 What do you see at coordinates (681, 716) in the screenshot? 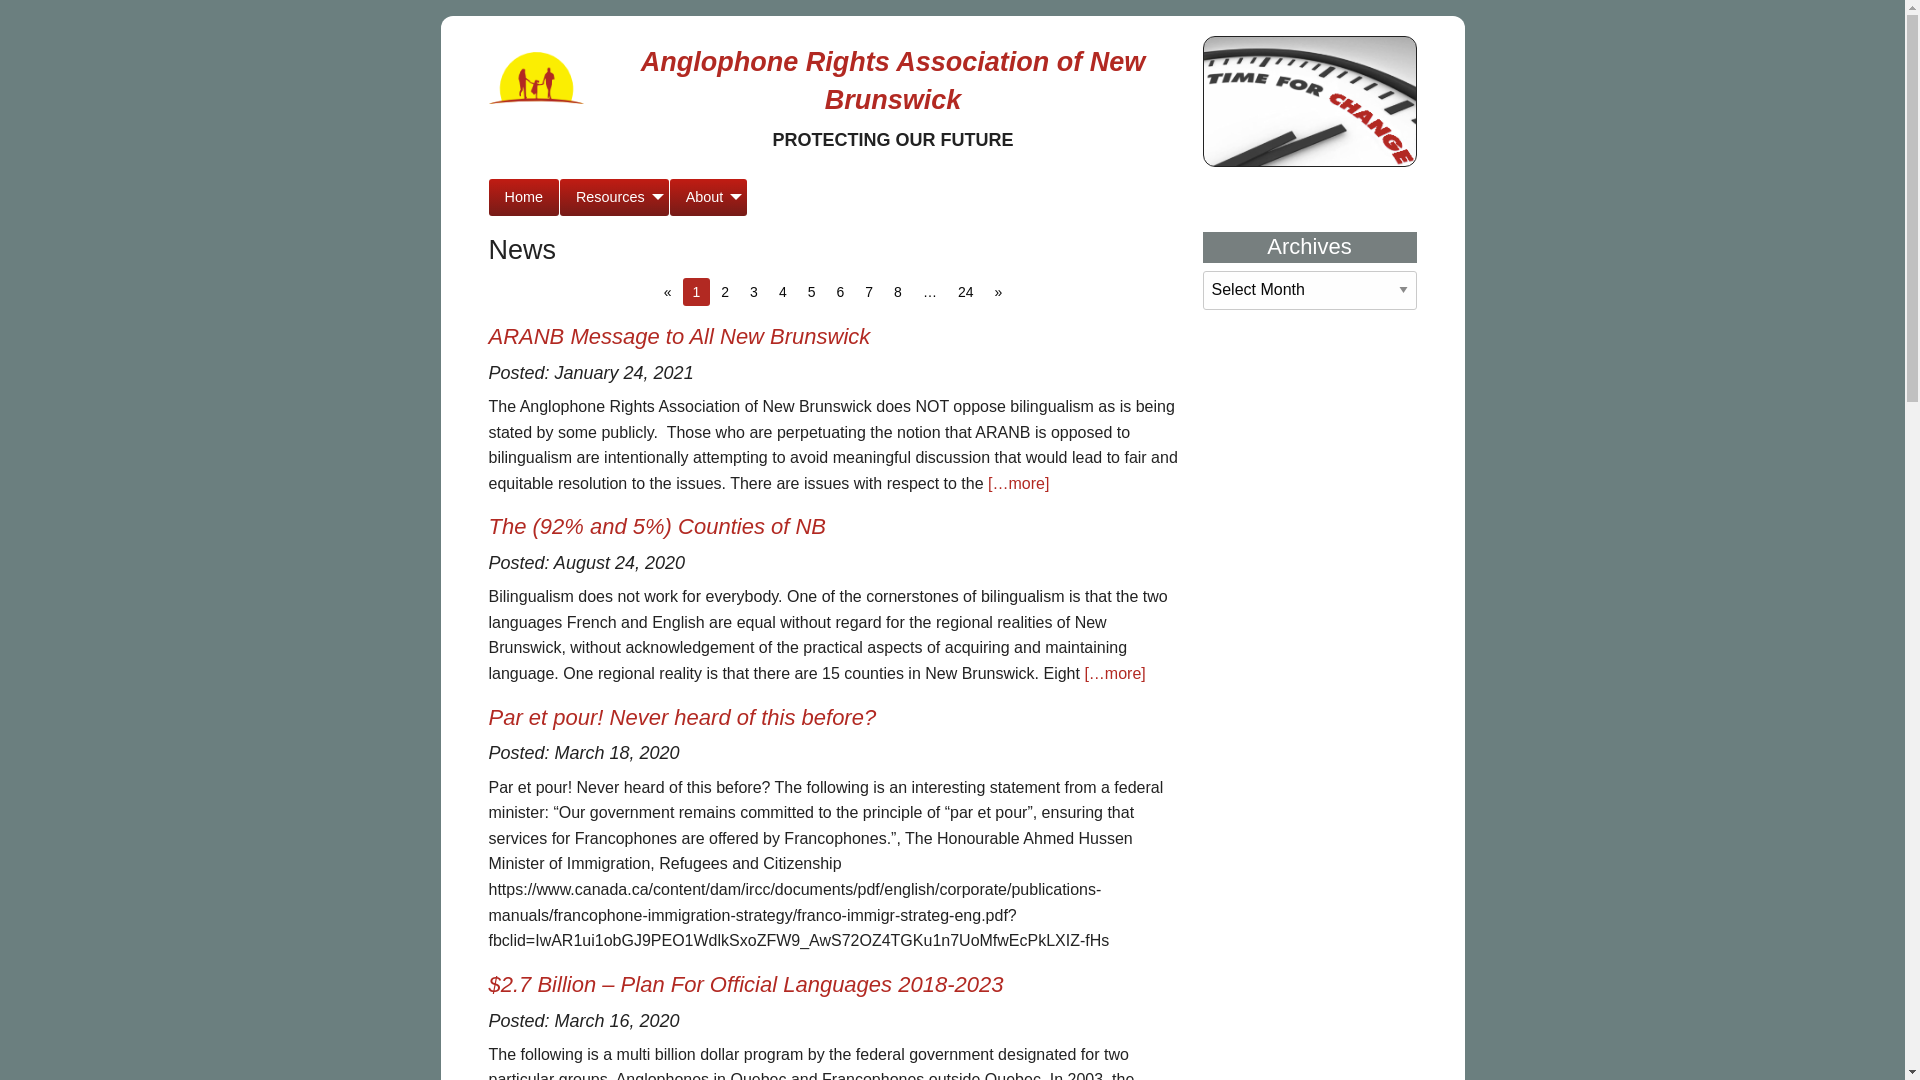
I see `'Par et pour! Never heard of this before?'` at bounding box center [681, 716].